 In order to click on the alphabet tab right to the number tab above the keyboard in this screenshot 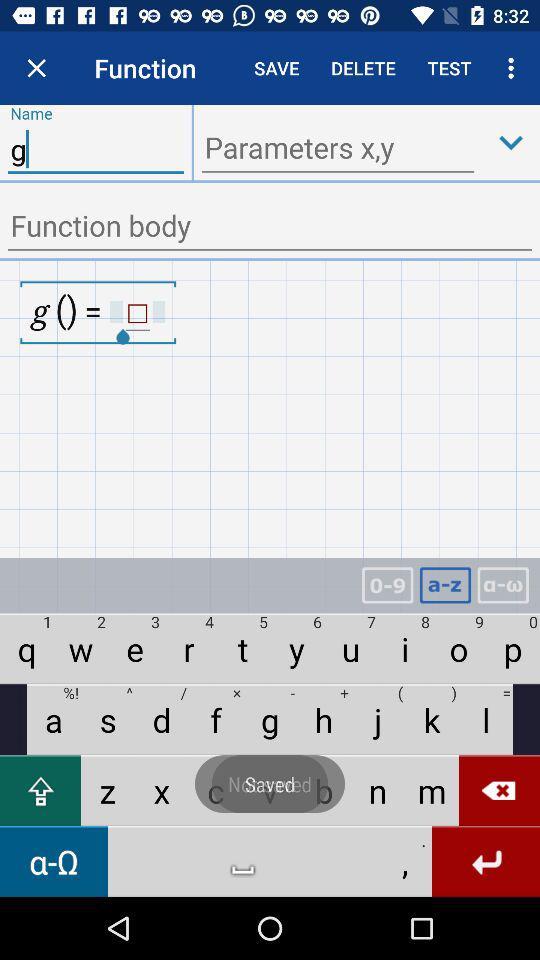, I will do `click(445, 585)`.